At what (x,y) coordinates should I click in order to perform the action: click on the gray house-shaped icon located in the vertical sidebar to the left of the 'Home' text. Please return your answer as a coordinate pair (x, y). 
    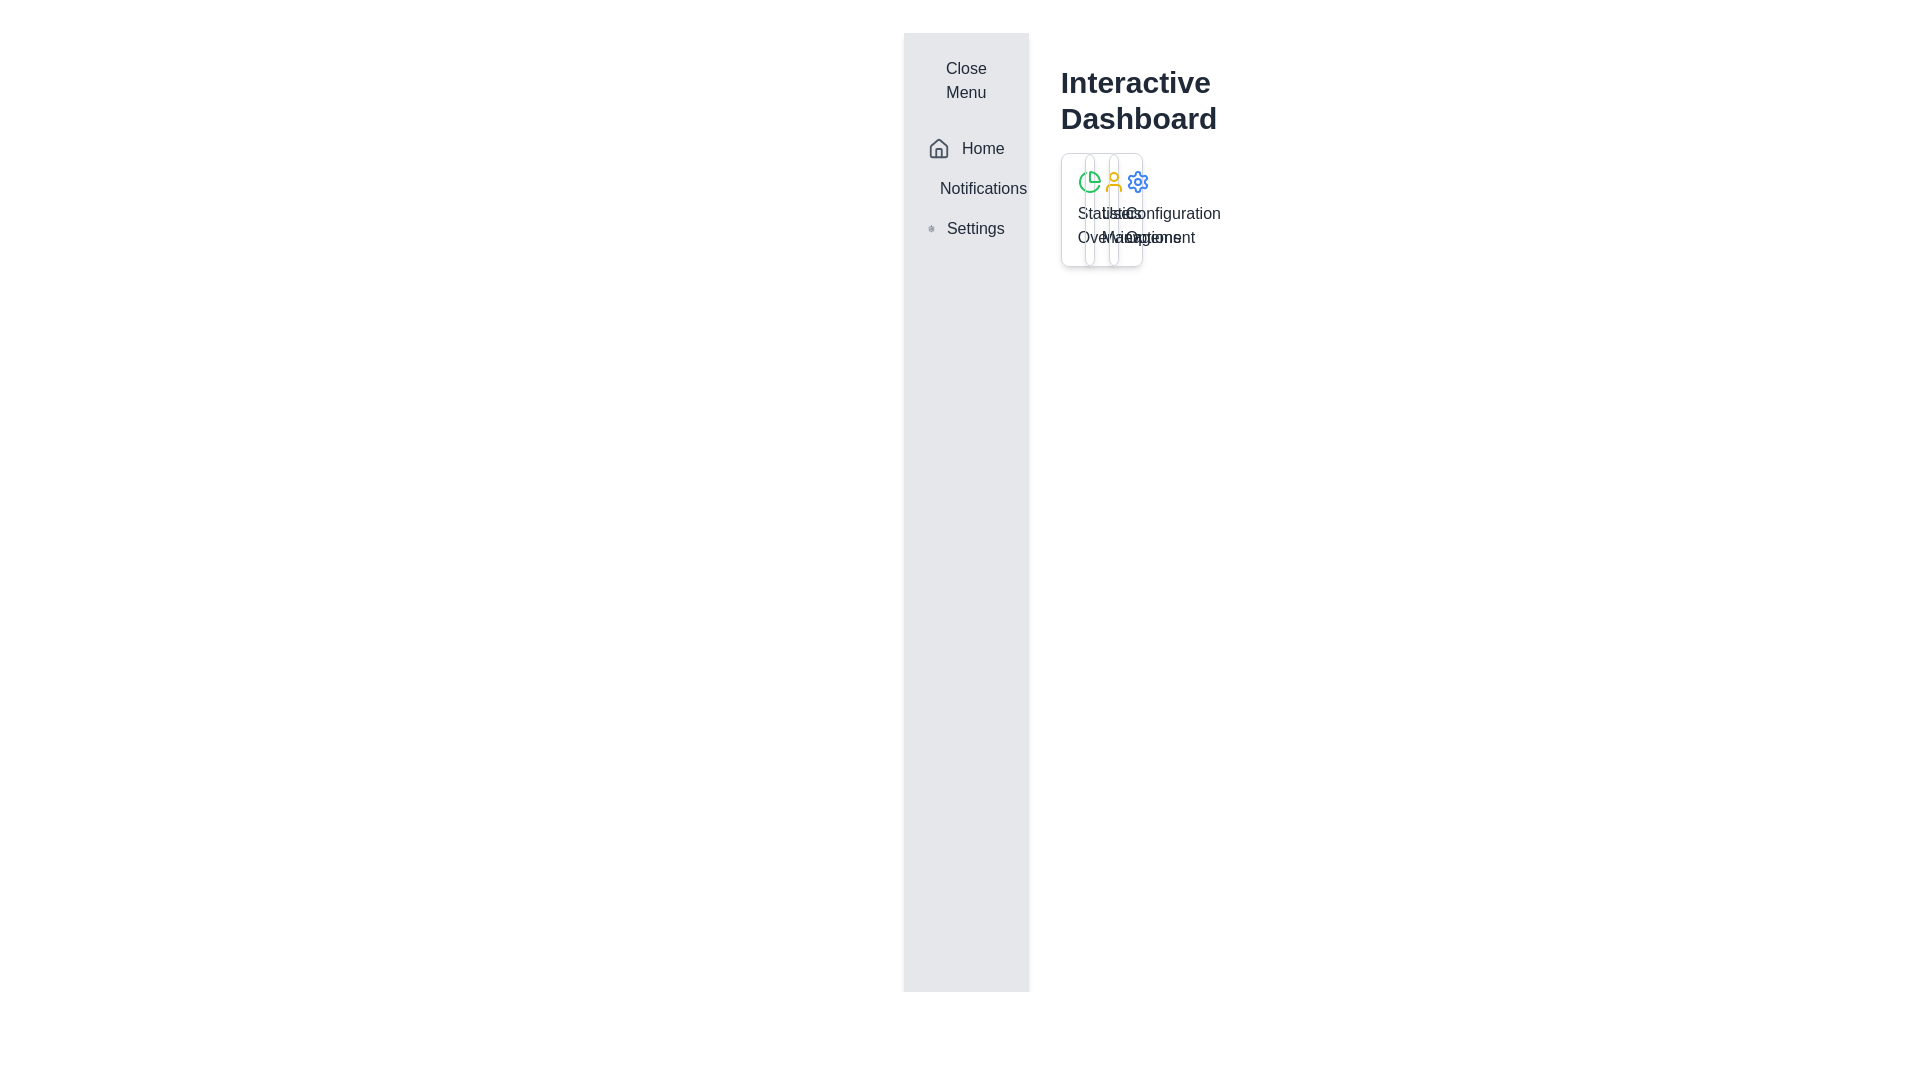
    Looking at the image, I should click on (938, 148).